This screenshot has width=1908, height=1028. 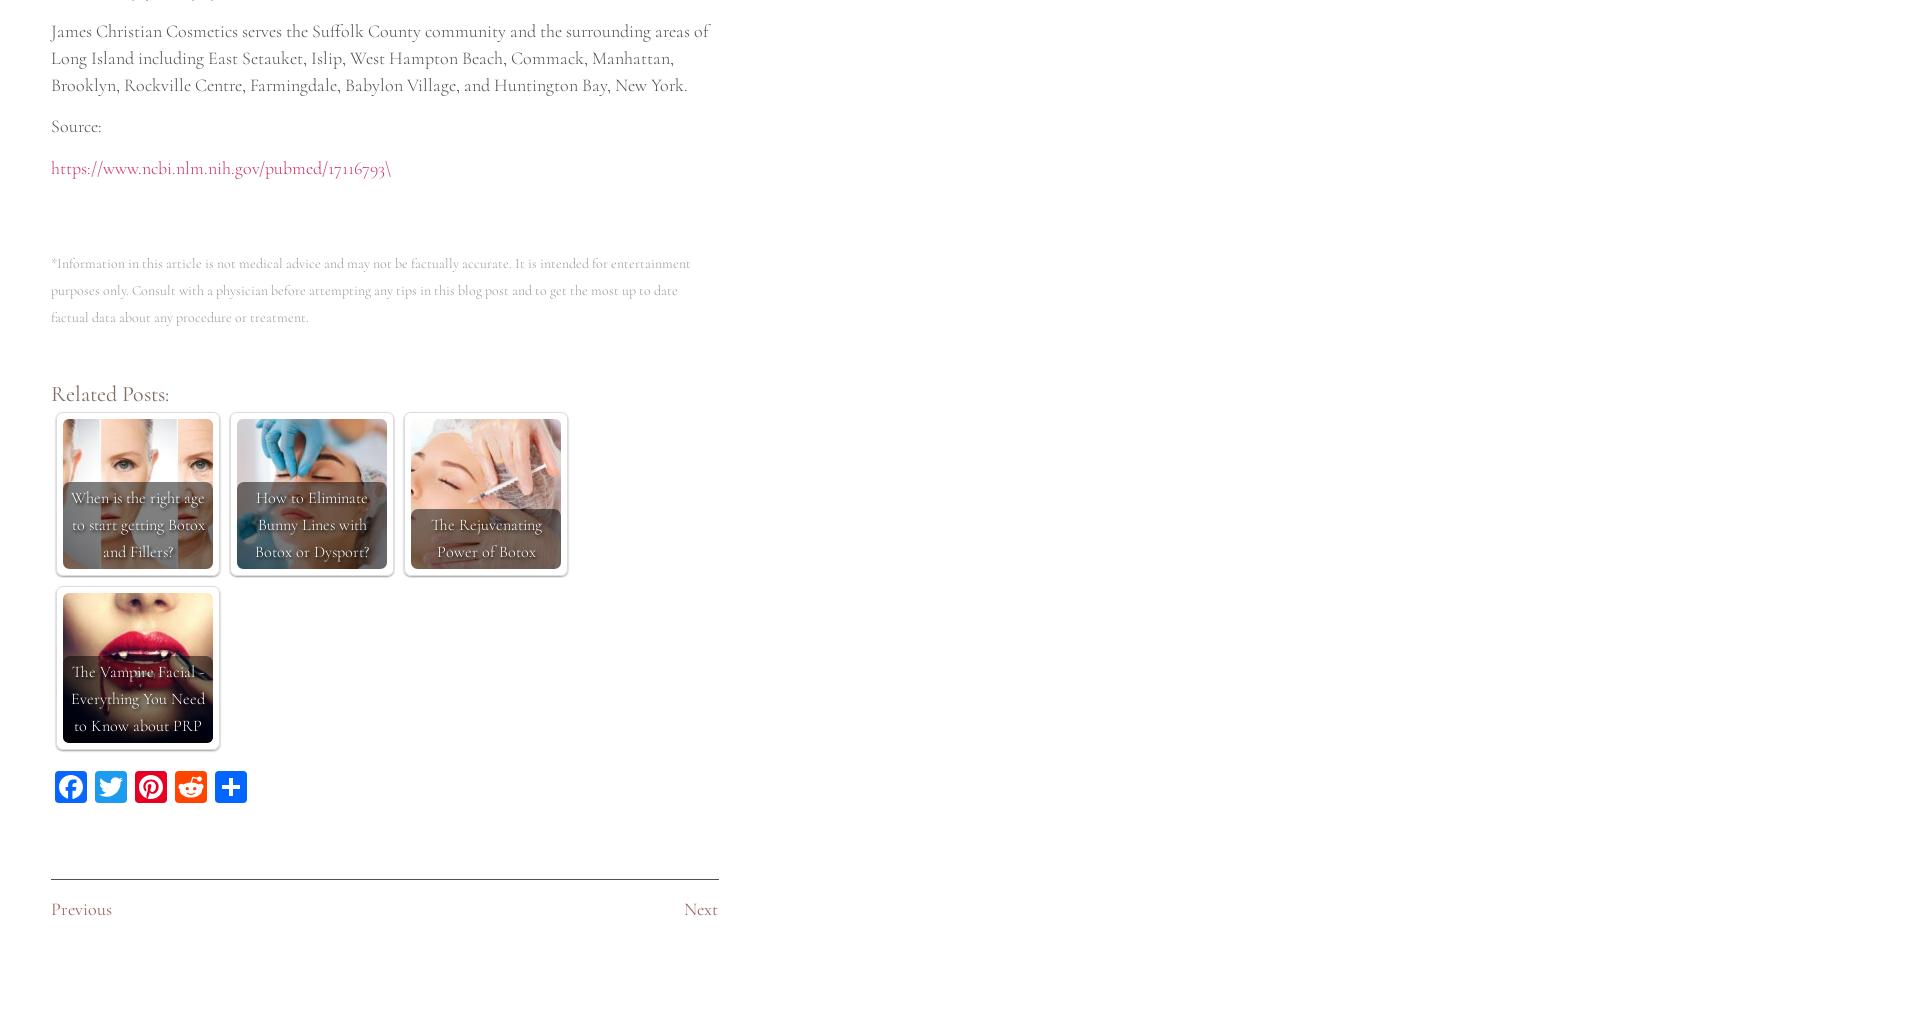 I want to click on '*Information in this article is not medical advice and may not be factually accurate. It is intended for entertainment purposes only. Consult with a physician before attempting any tips in this blog post and to get the most up to date factual data about any procedure or treatment.', so click(x=370, y=290).